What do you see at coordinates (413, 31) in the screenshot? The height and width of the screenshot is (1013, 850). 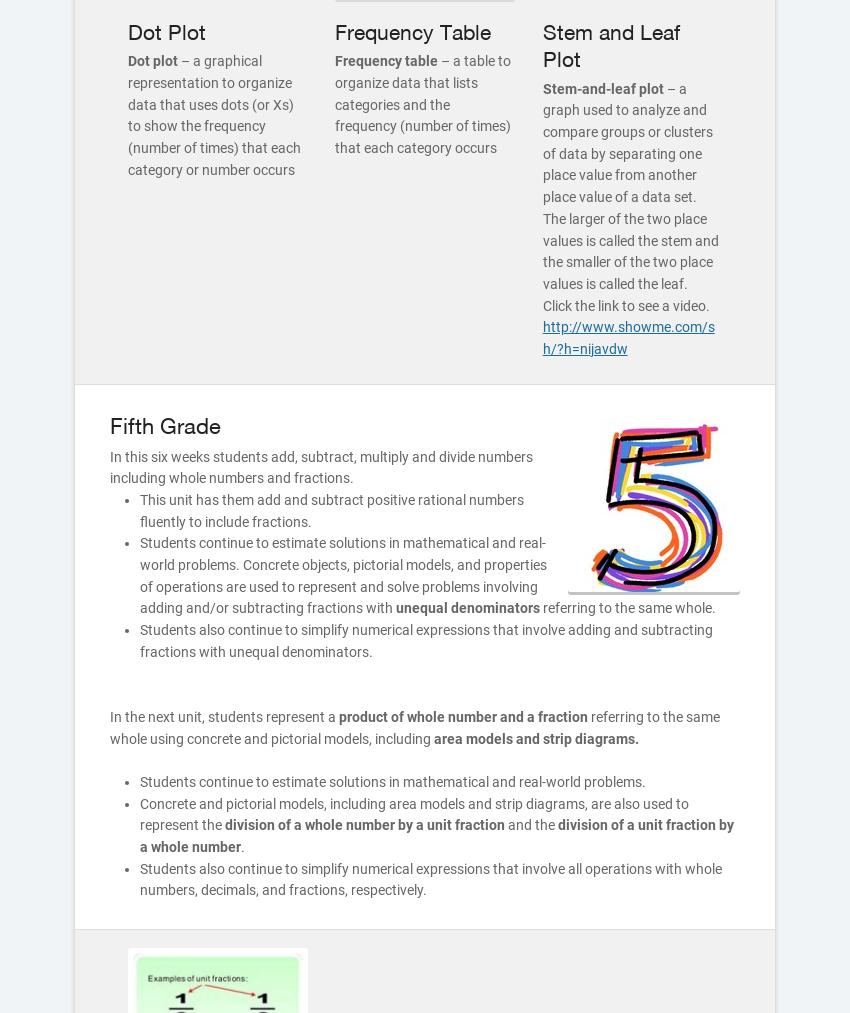 I see `'Frequency Table'` at bounding box center [413, 31].